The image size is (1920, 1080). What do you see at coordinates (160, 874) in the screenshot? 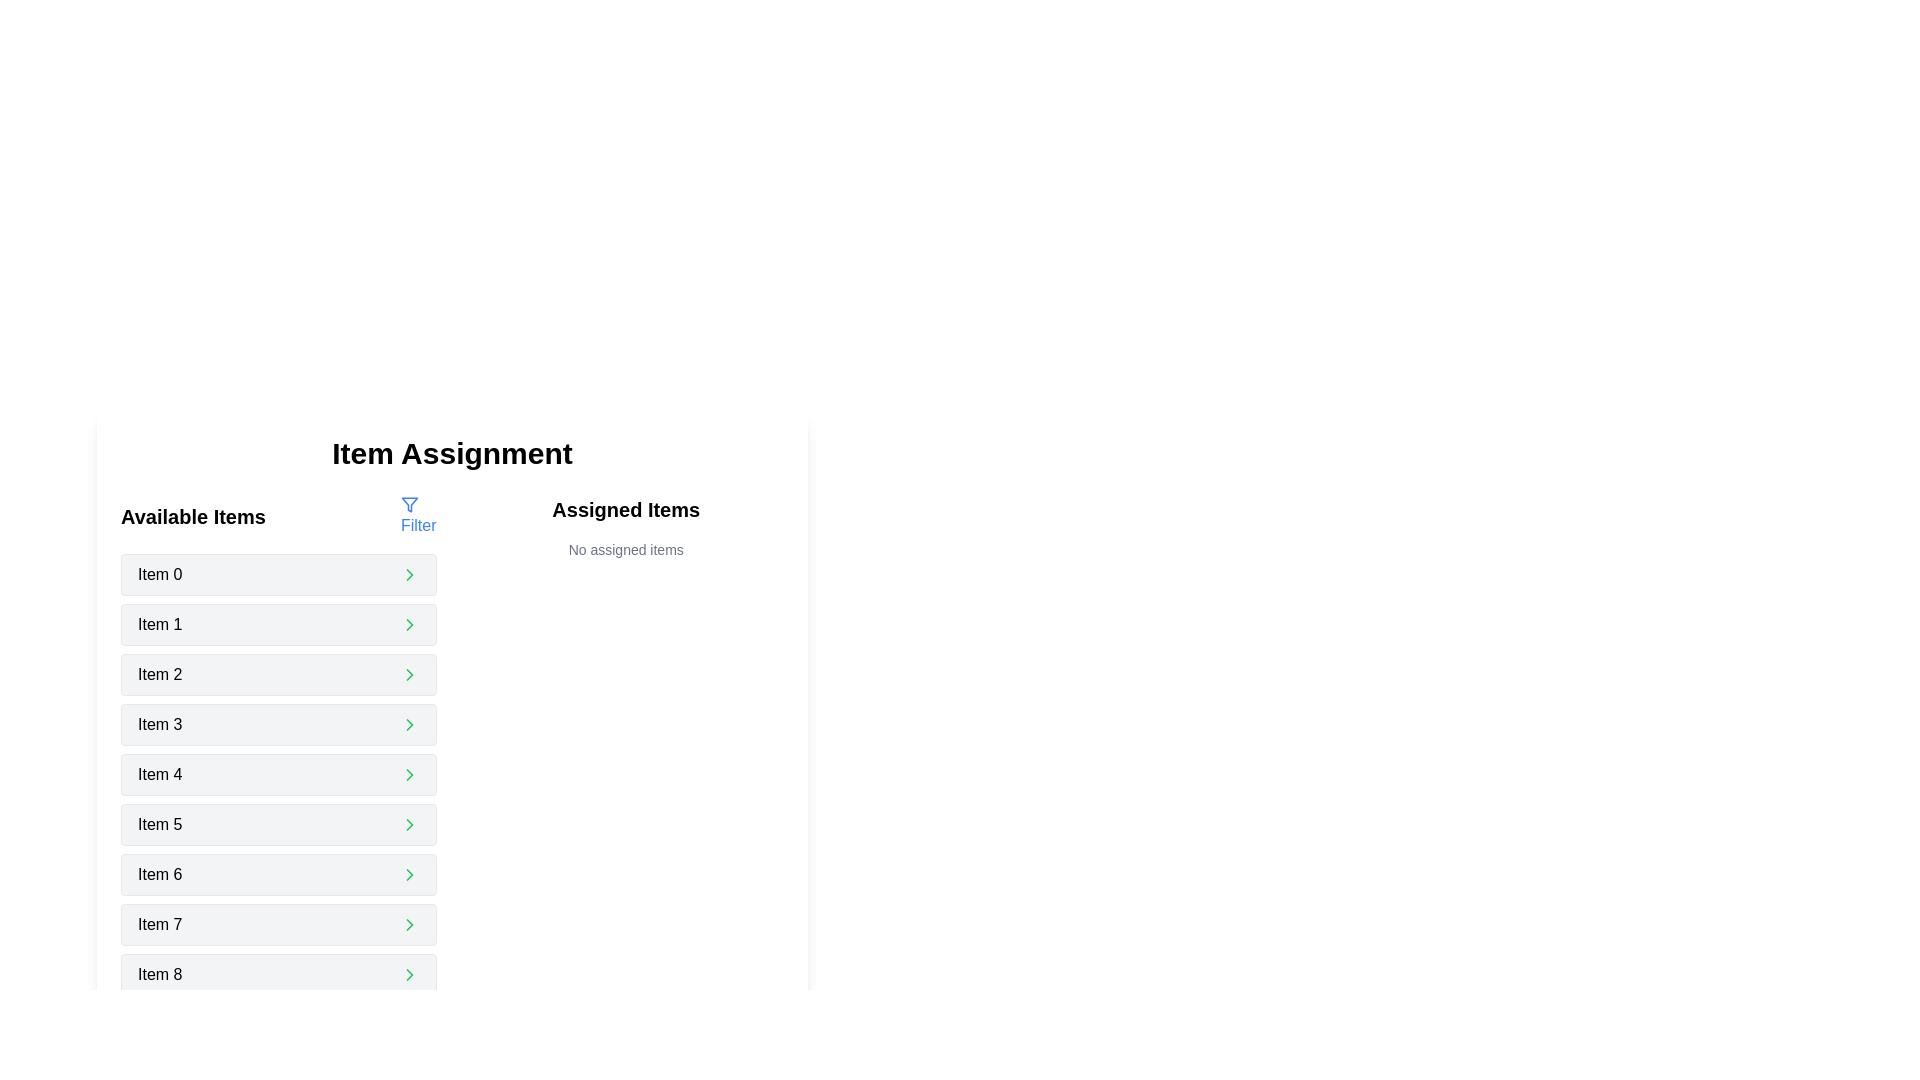
I see `the sixth text label in the 'Available Items' list, which is positioned between 'Item 5' and 'Item 7'` at bounding box center [160, 874].